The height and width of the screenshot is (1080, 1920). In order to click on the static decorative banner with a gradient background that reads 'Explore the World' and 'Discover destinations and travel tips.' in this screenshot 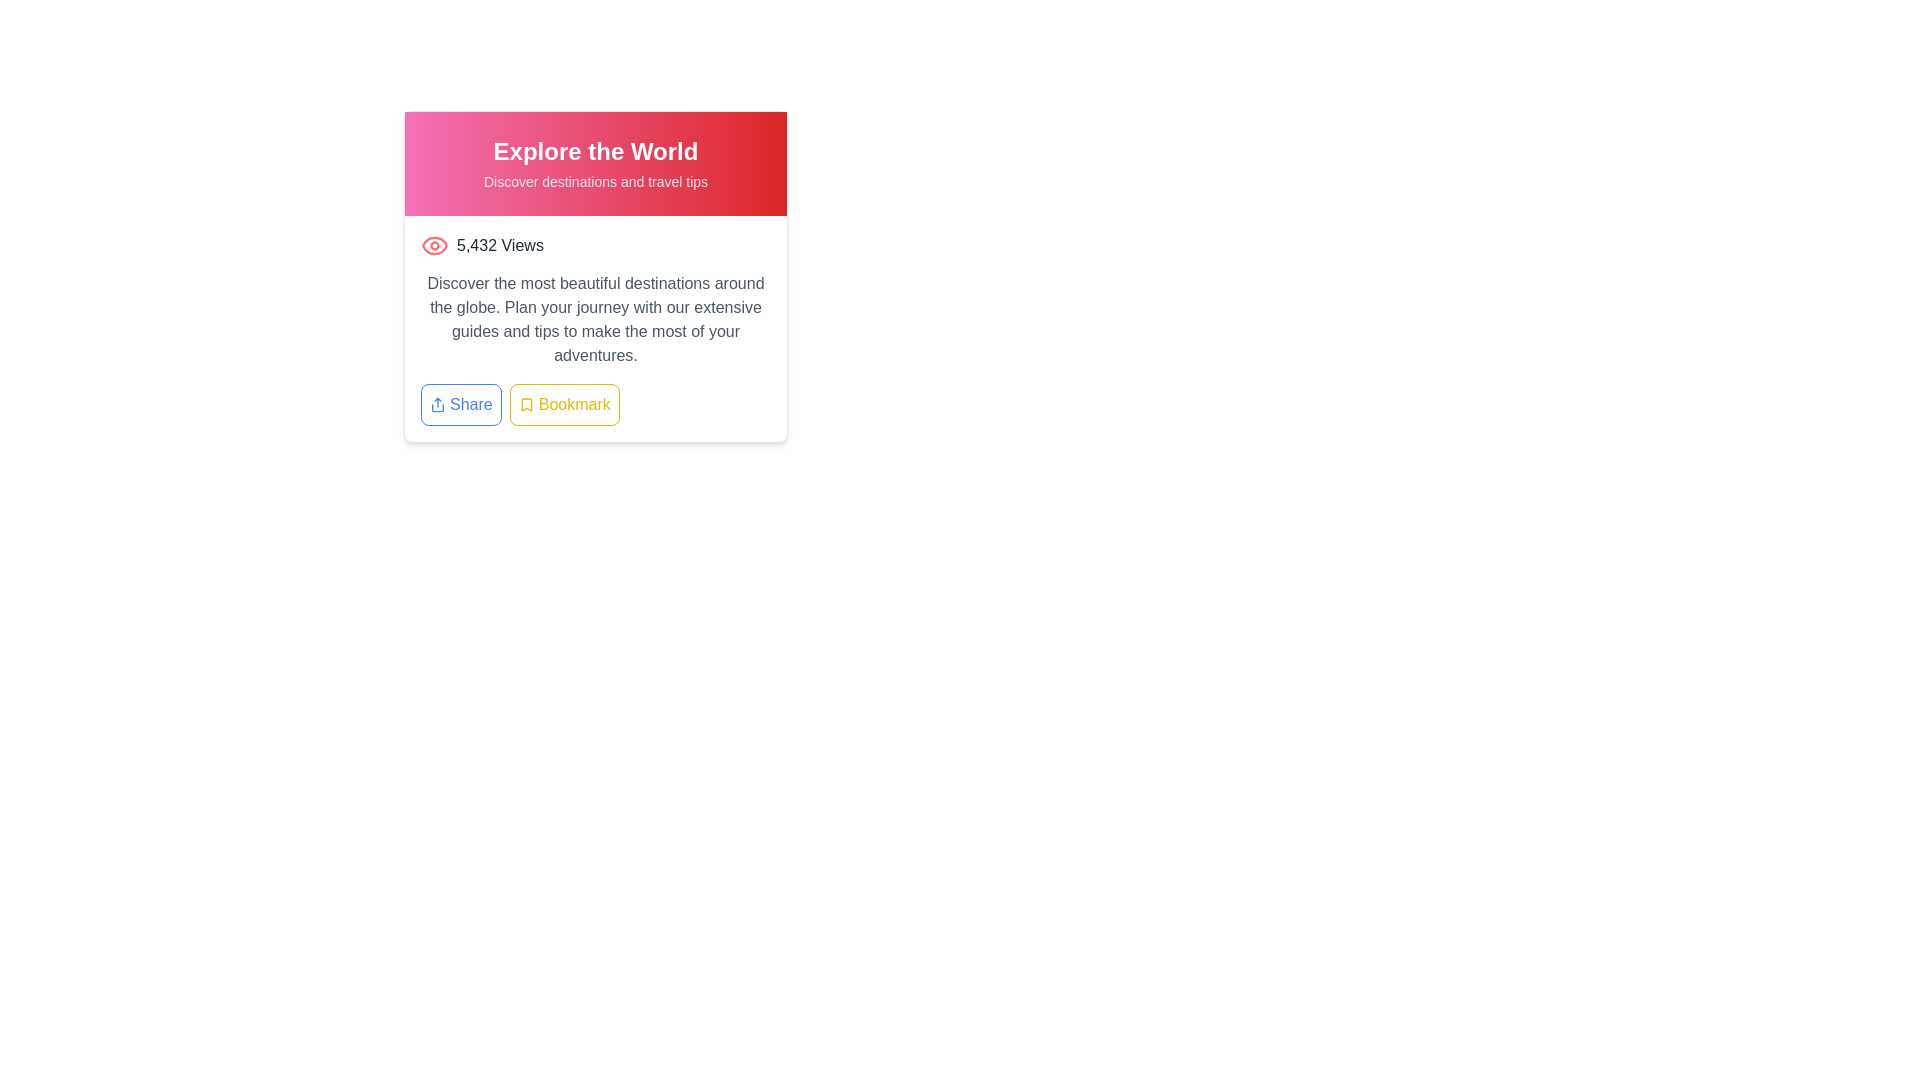, I will do `click(594, 163)`.